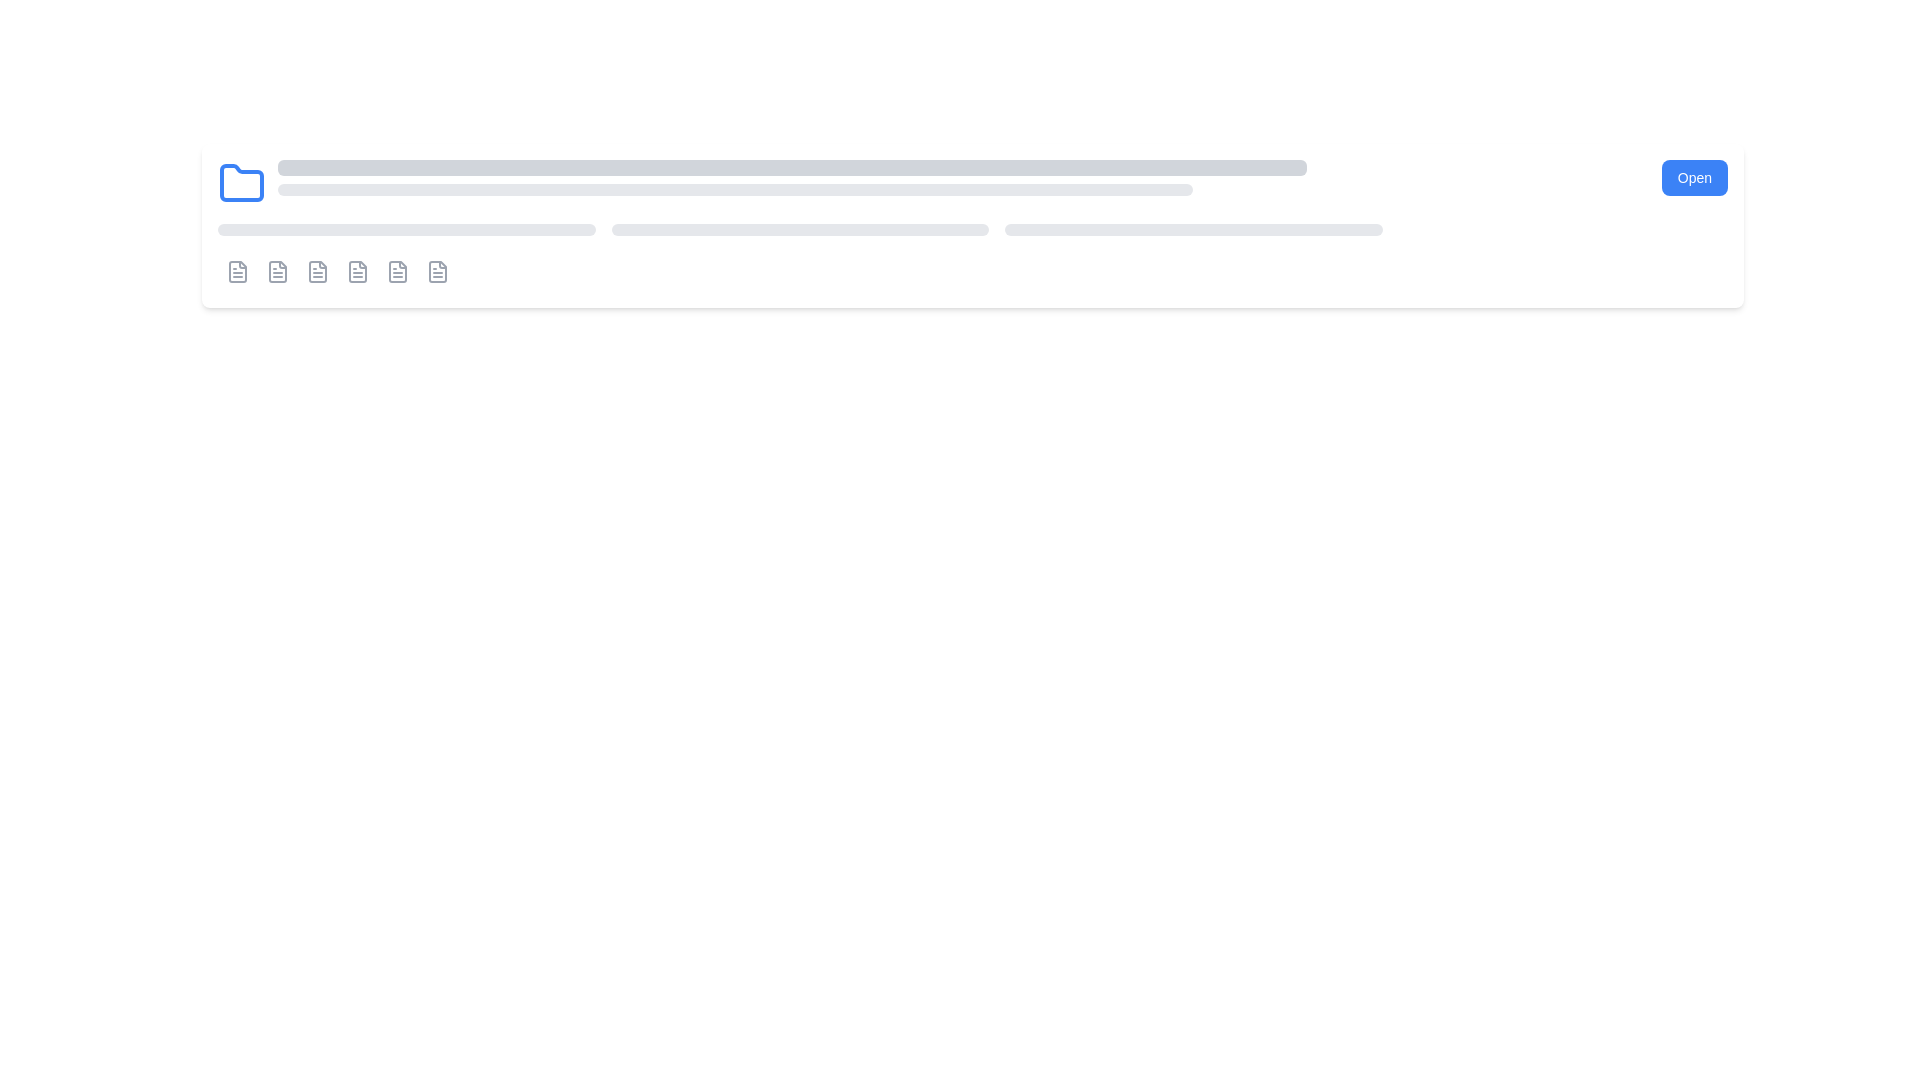 The image size is (1920, 1080). I want to click on the second horizontal bar in a sequence of three light gray bars, which is a non-interactive visual design element, so click(800, 229).